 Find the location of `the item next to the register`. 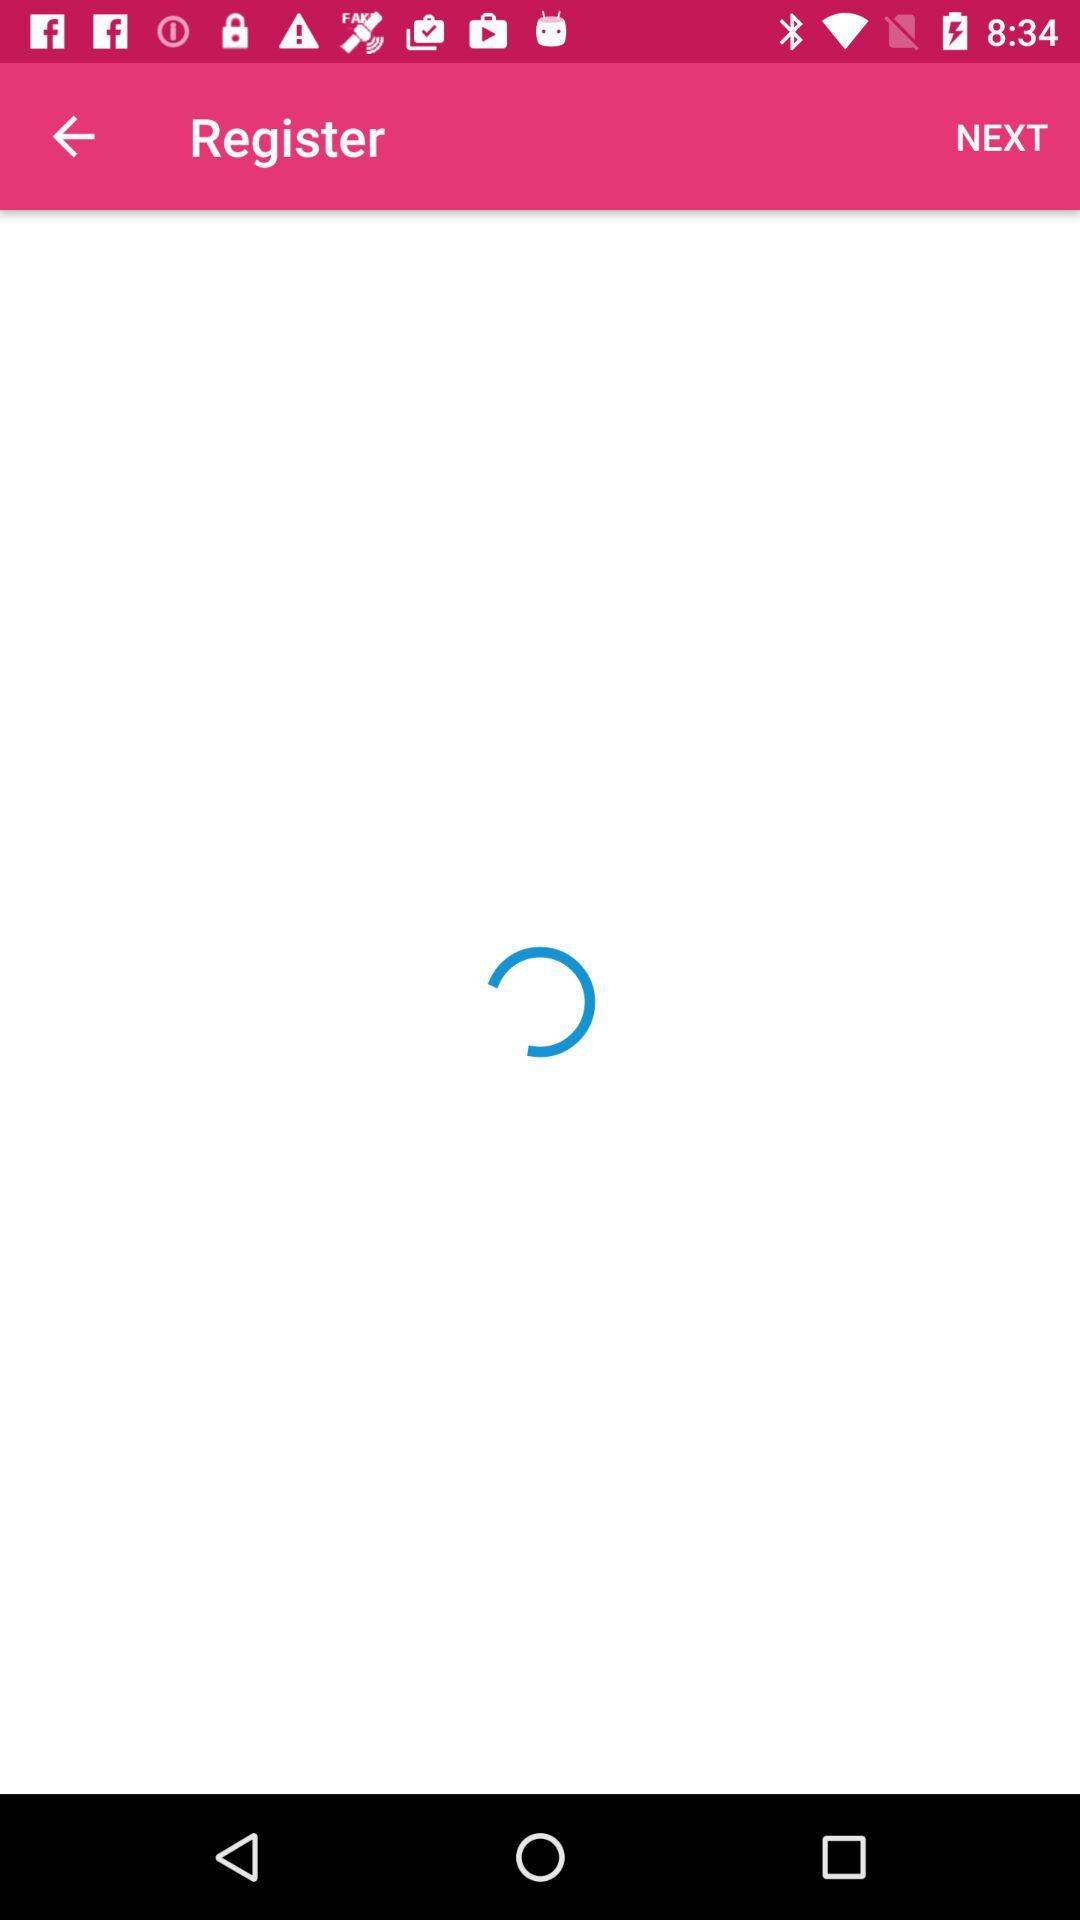

the item next to the register is located at coordinates (72, 135).